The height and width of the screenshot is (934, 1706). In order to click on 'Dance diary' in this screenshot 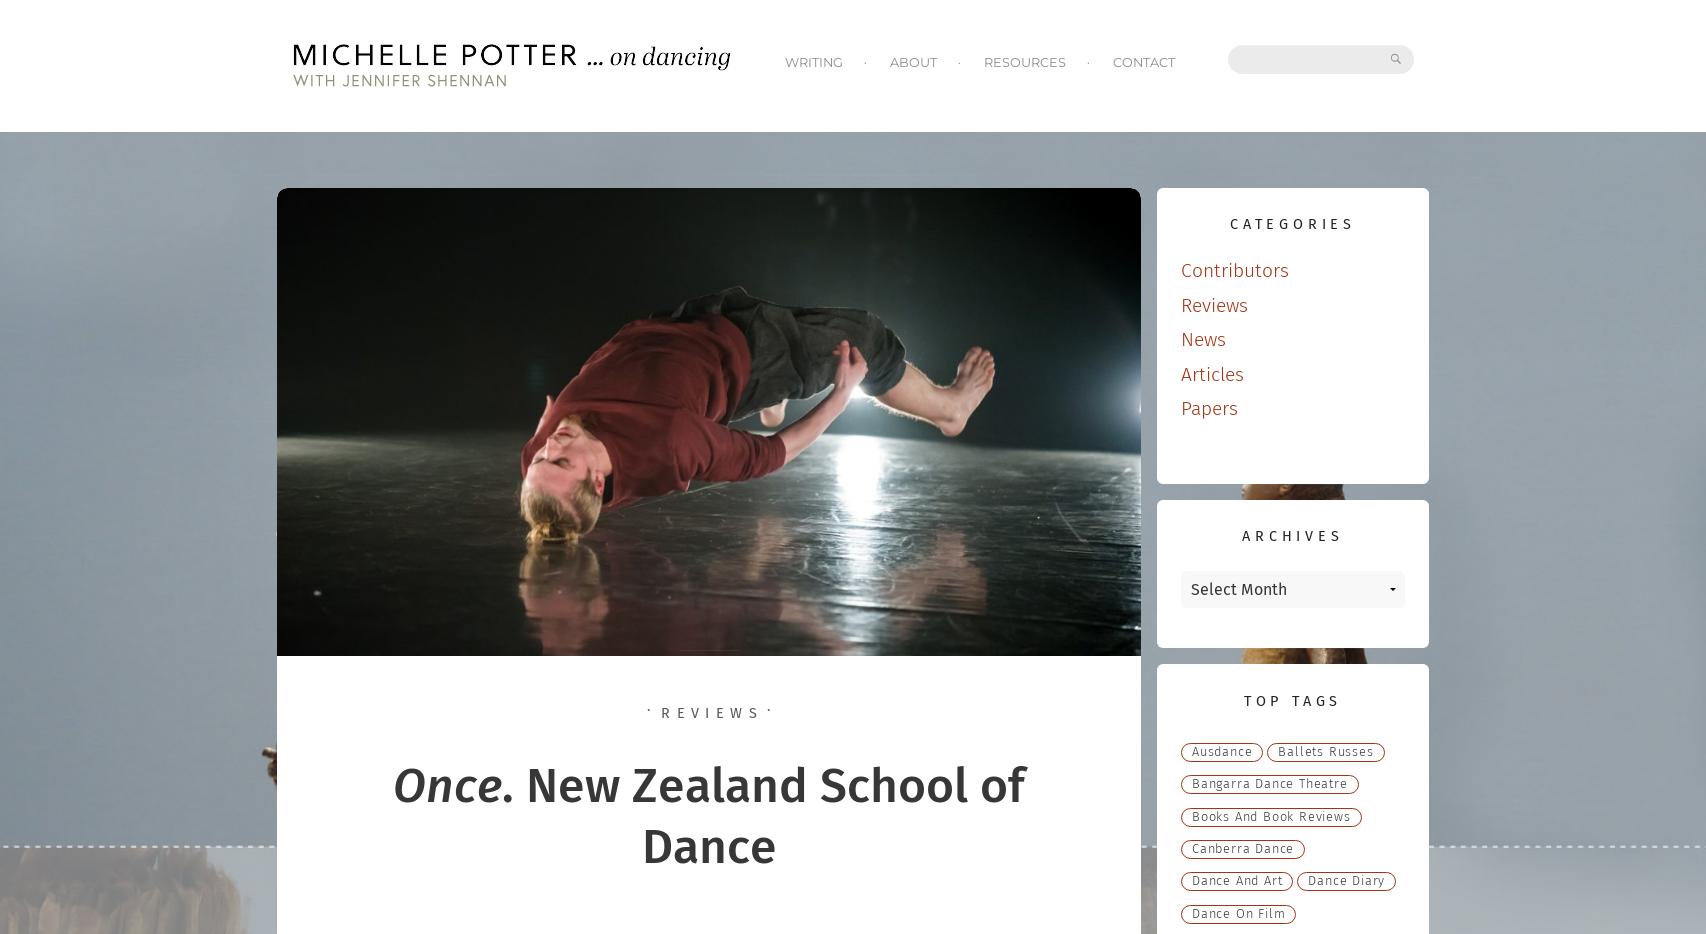, I will do `click(1345, 880)`.